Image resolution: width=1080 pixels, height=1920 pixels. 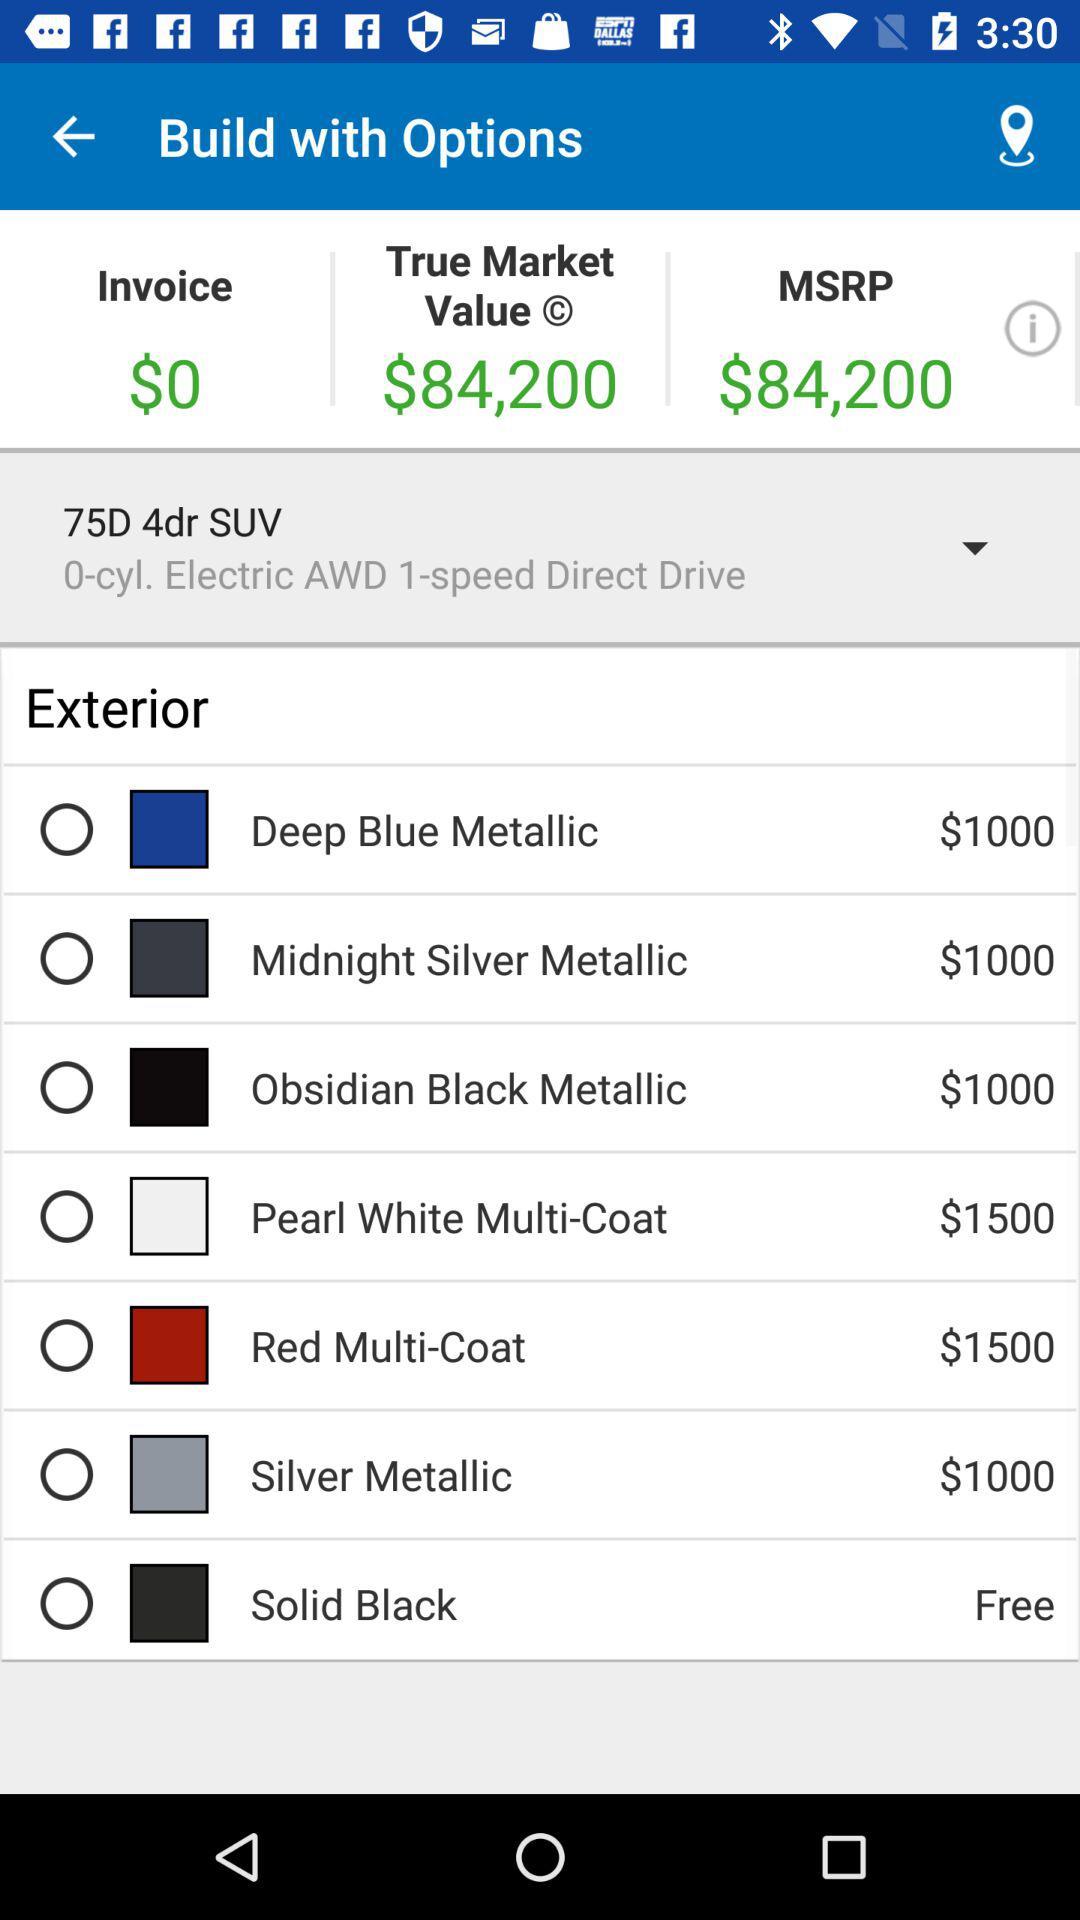 I want to click on the row of products, so click(x=65, y=1603).